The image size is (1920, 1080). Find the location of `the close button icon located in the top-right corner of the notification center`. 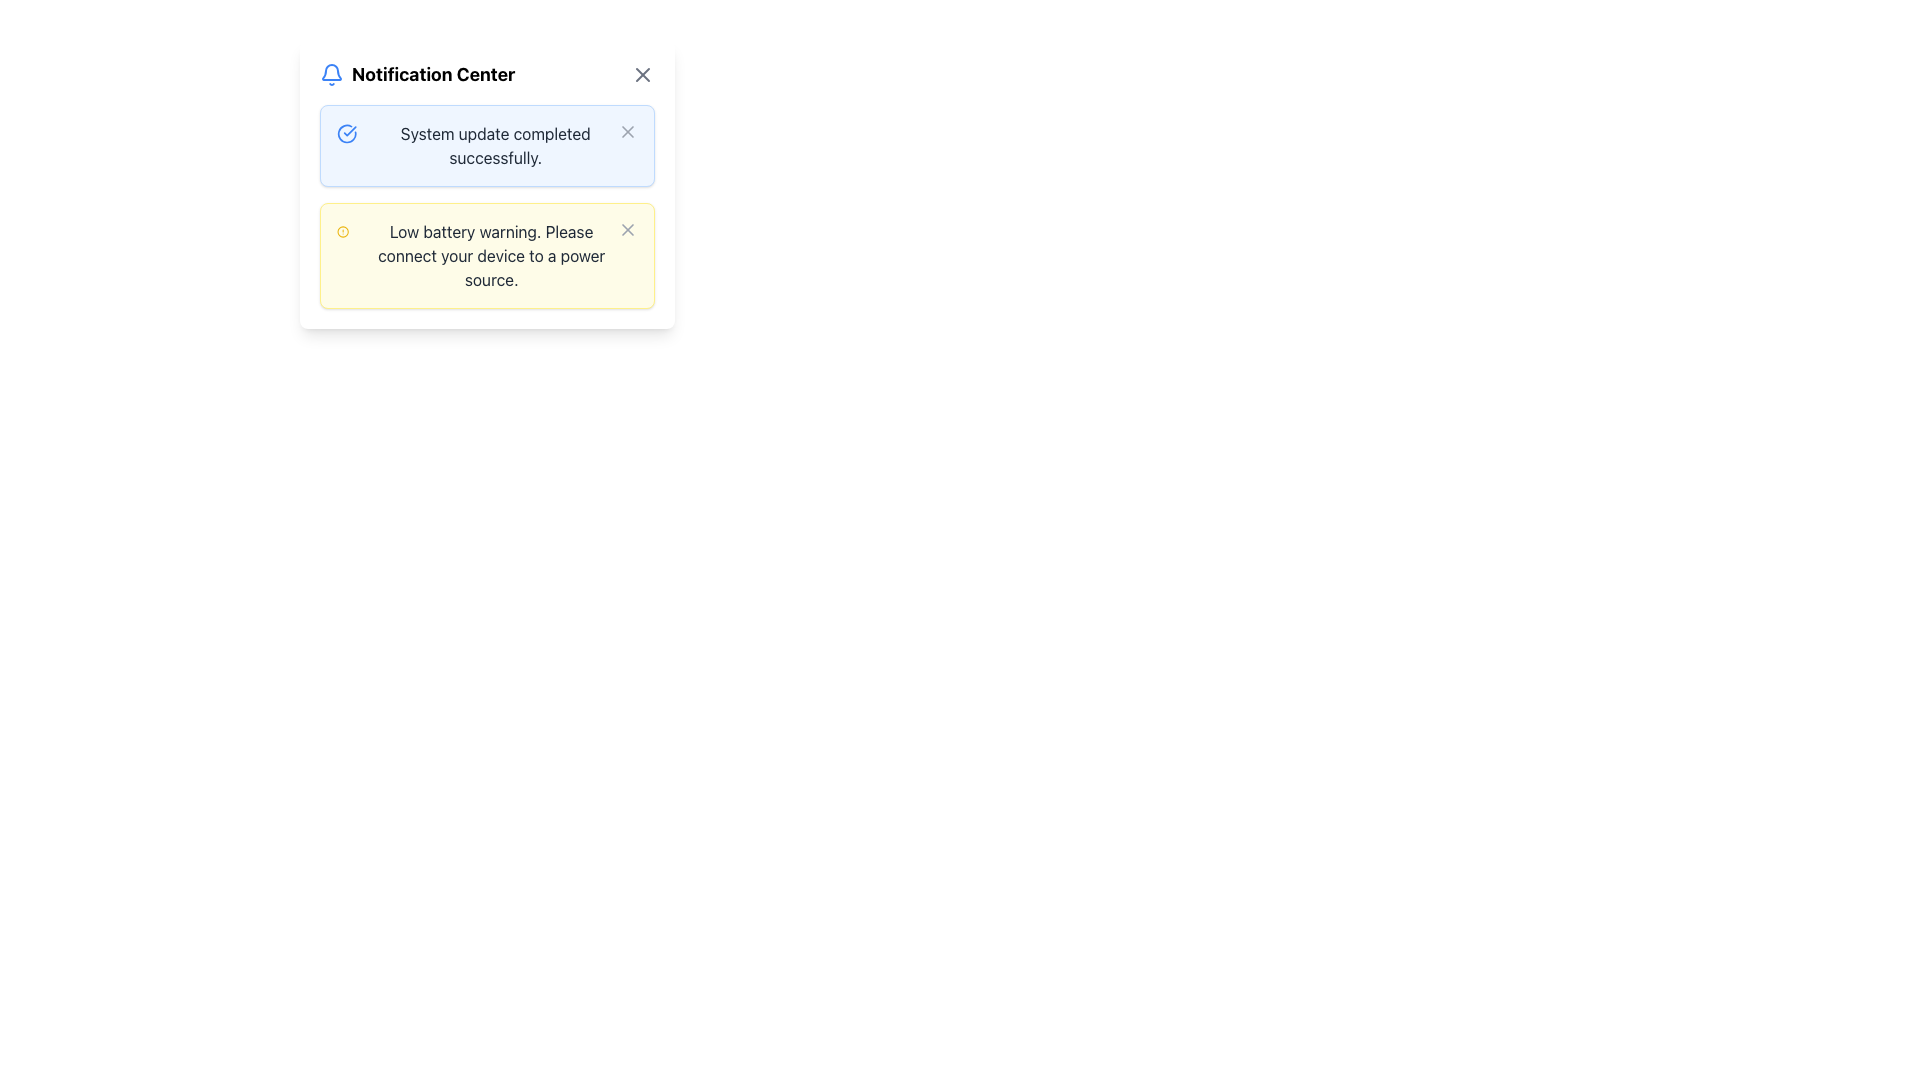

the close button icon located in the top-right corner of the notification center is located at coordinates (643, 73).